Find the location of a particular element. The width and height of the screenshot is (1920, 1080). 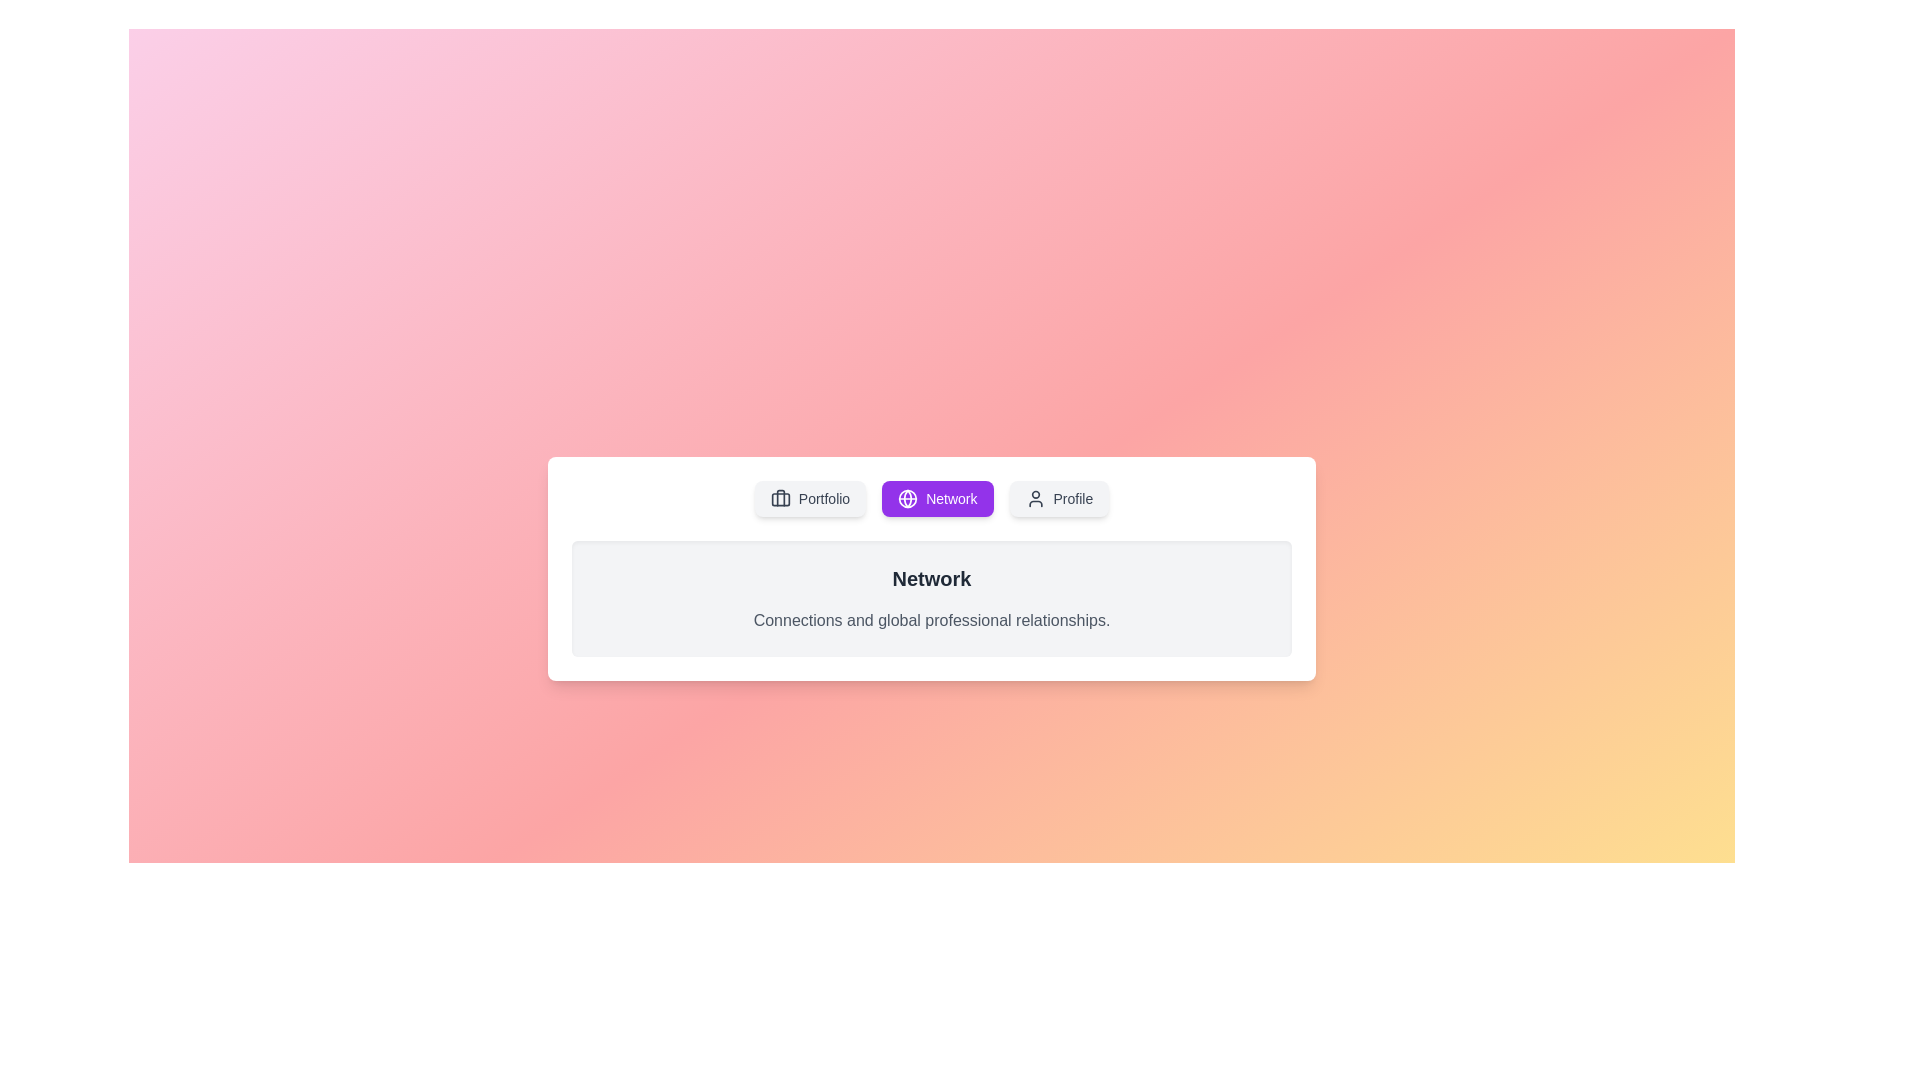

the Network tab to switch the content is located at coordinates (935, 497).